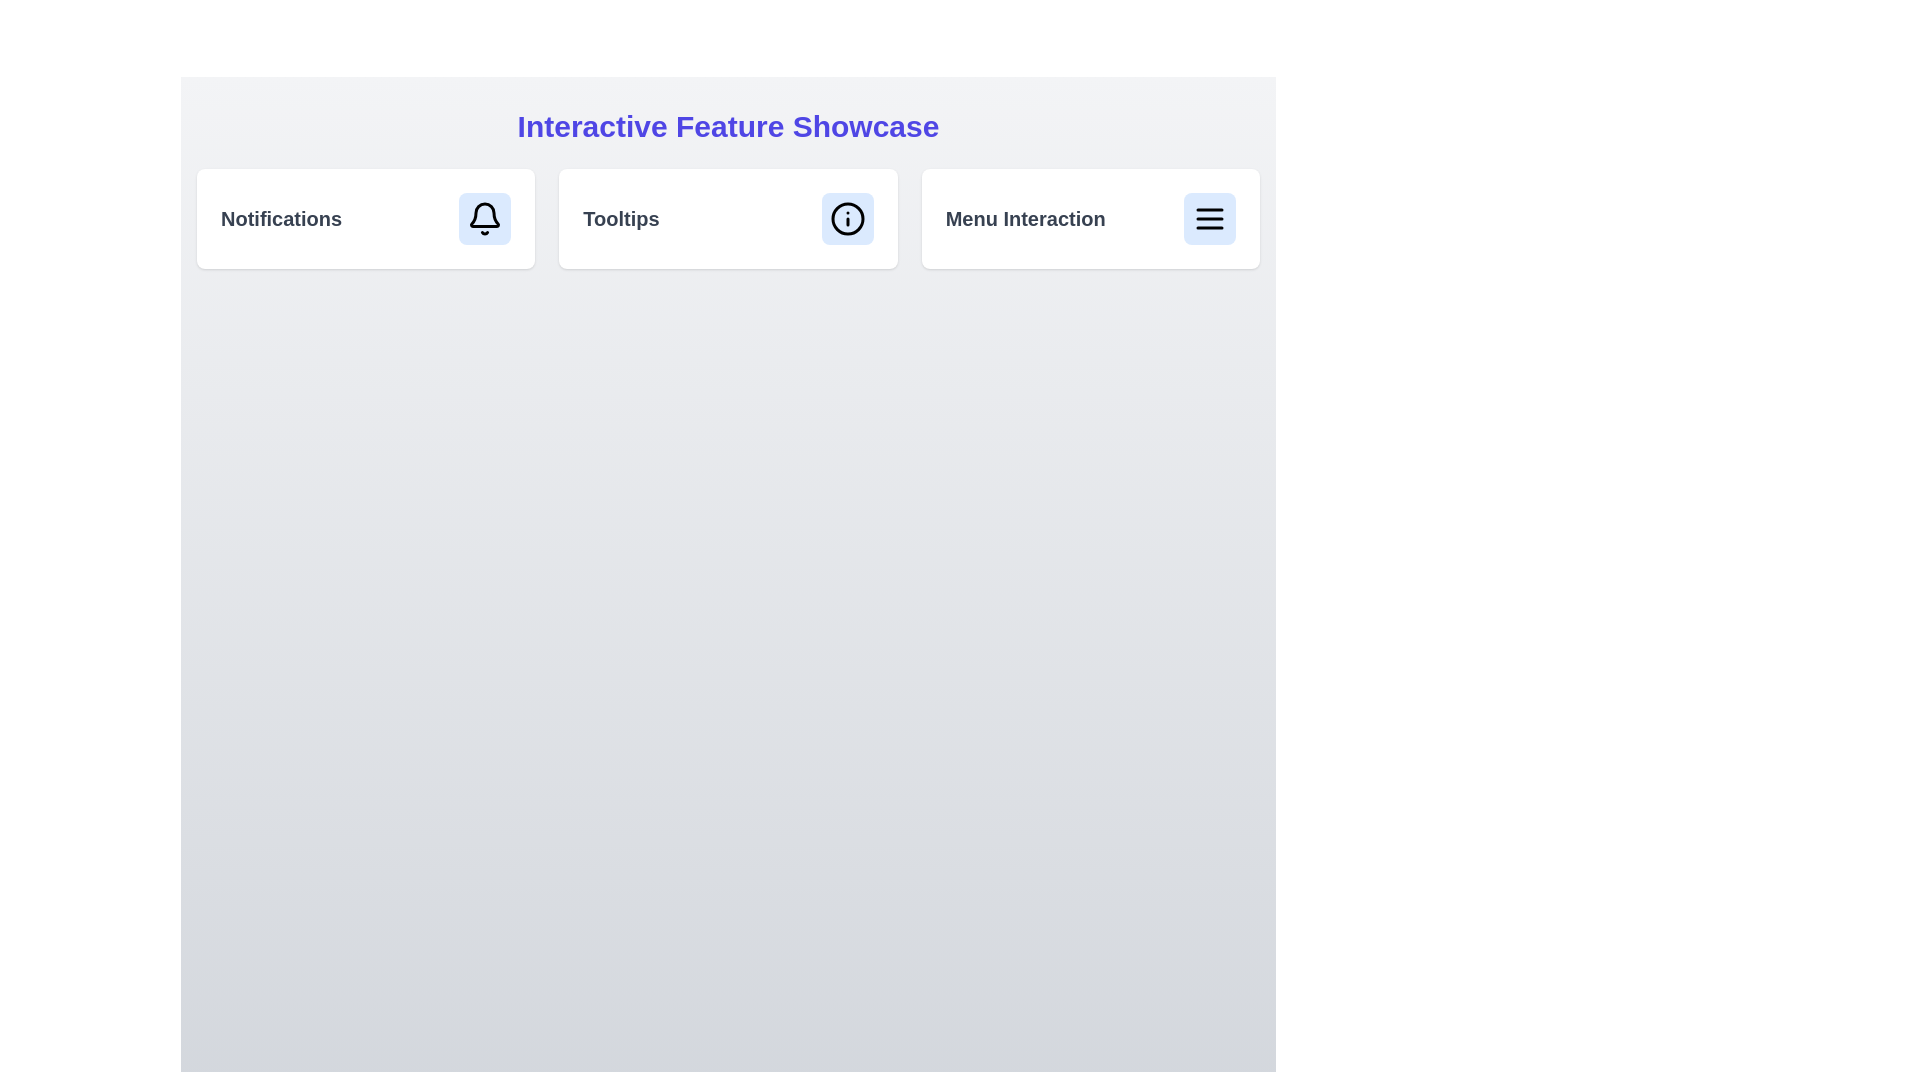 This screenshot has width=1920, height=1080. I want to click on the tooltip indicator icon located at the horizontal center of the second segment labeled 'Tooltips', which provides additional details or context when interacted with, so click(847, 219).